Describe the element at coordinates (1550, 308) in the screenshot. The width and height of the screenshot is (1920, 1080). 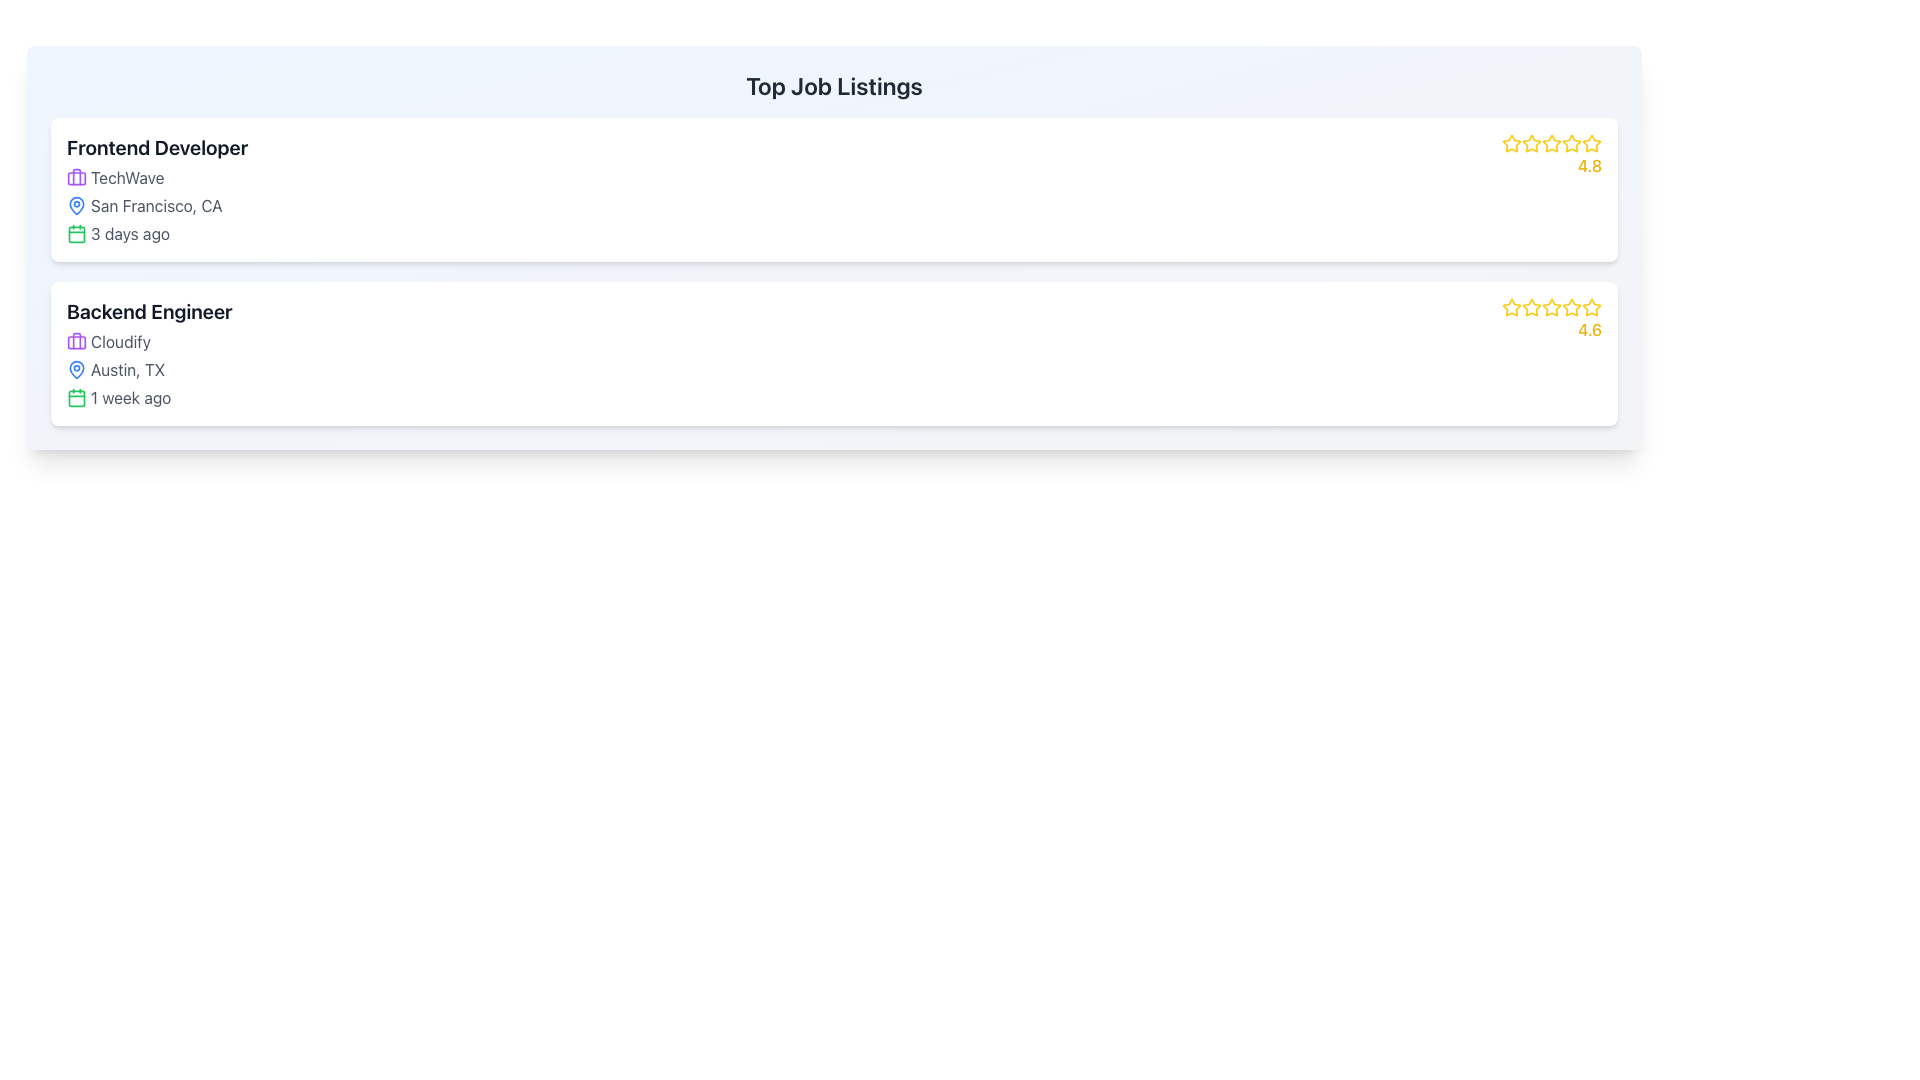
I see `the fourth star icon representing the rating for the job listing of 'Backend Engineer'` at that location.